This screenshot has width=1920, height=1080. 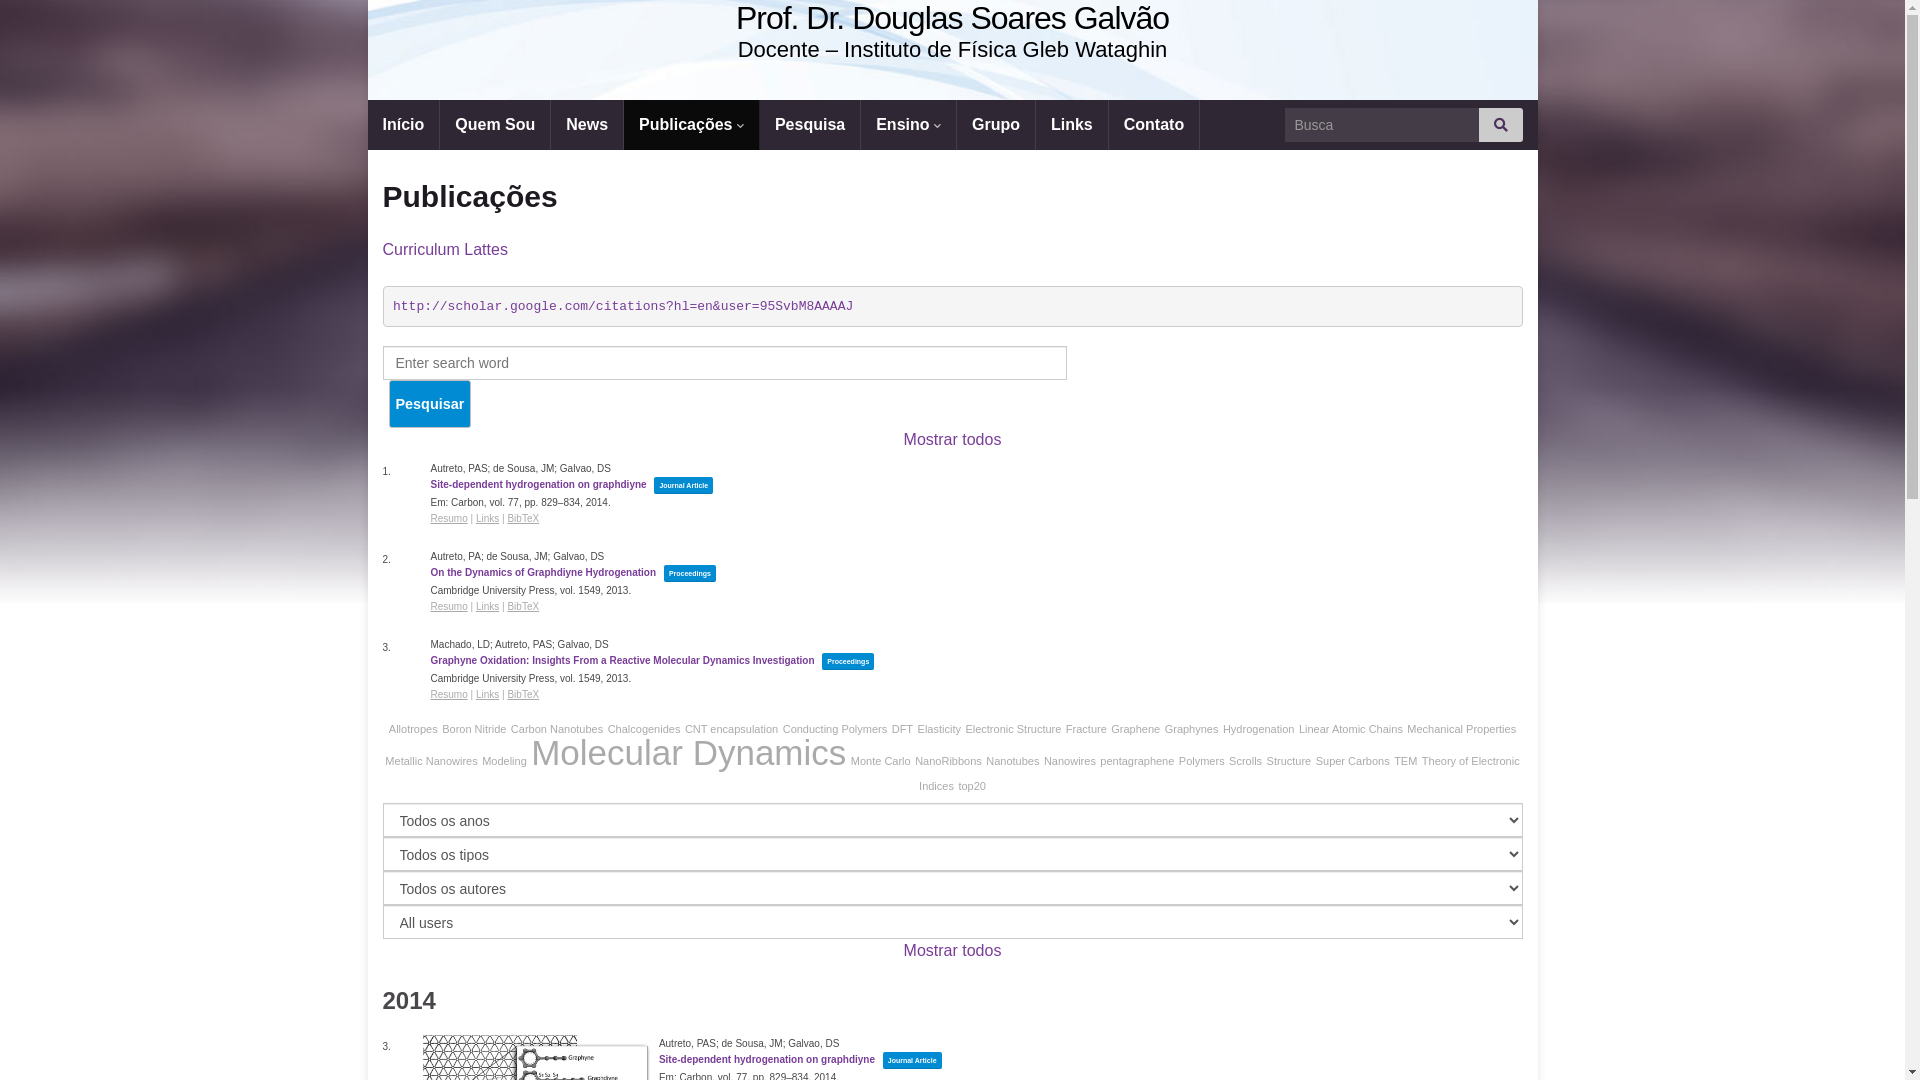 What do you see at coordinates (952, 438) in the screenshot?
I see `'Mostrar todos'` at bounding box center [952, 438].